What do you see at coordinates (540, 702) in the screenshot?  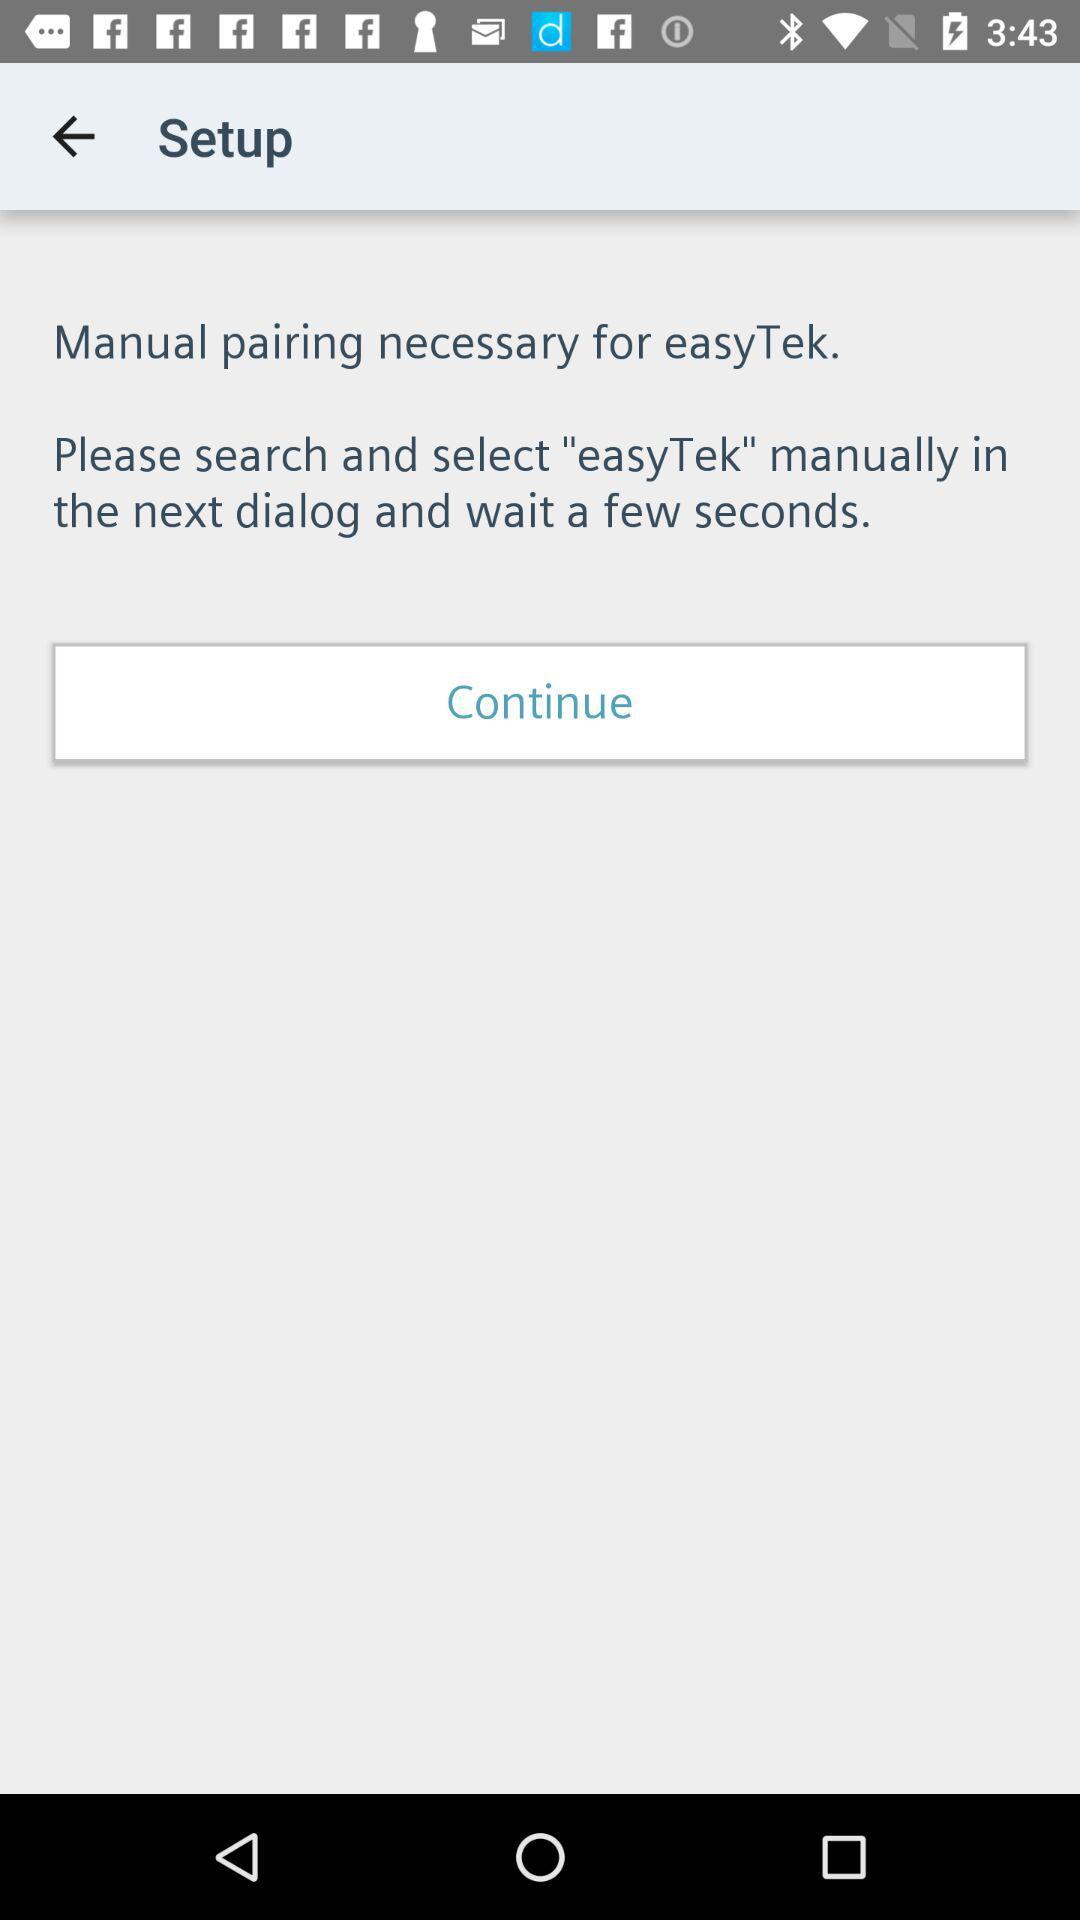 I see `icon below the manual pairing necessary item` at bounding box center [540, 702].